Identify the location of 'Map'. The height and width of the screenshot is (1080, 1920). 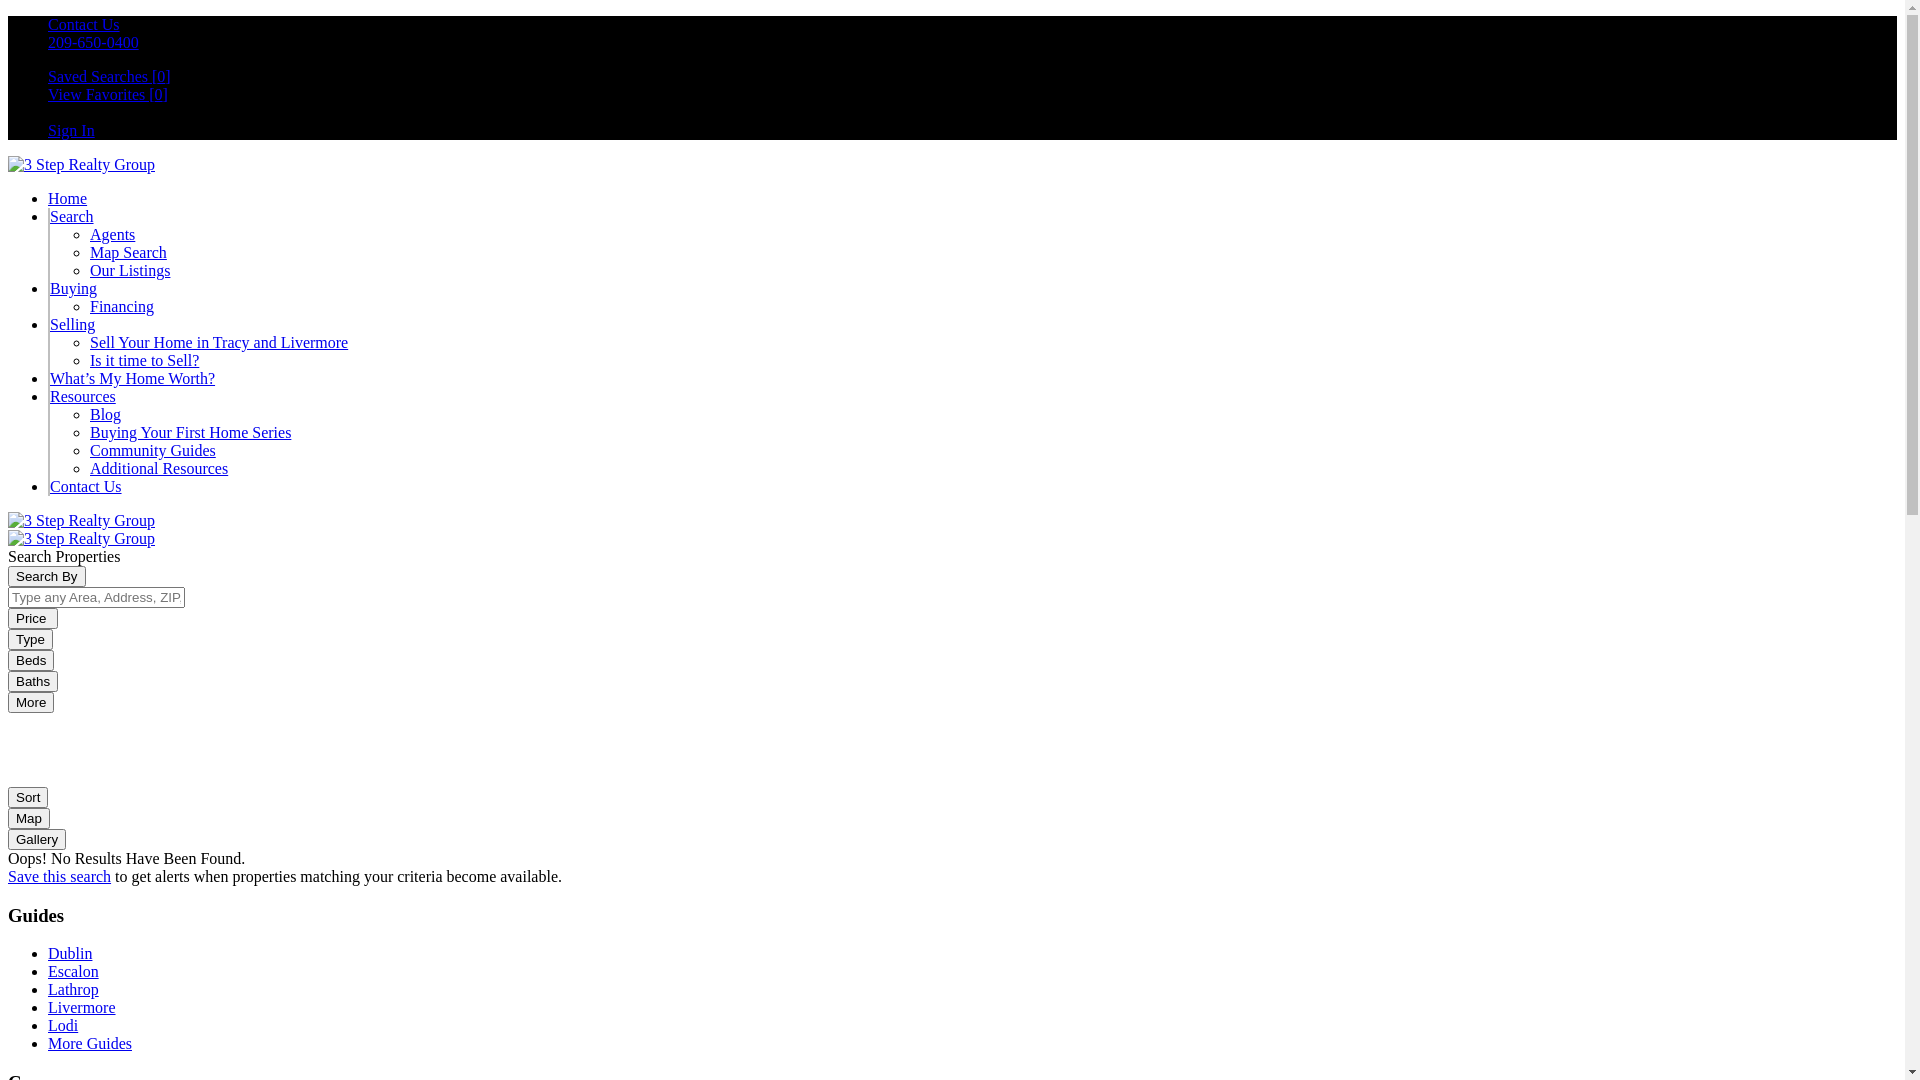
(28, 818).